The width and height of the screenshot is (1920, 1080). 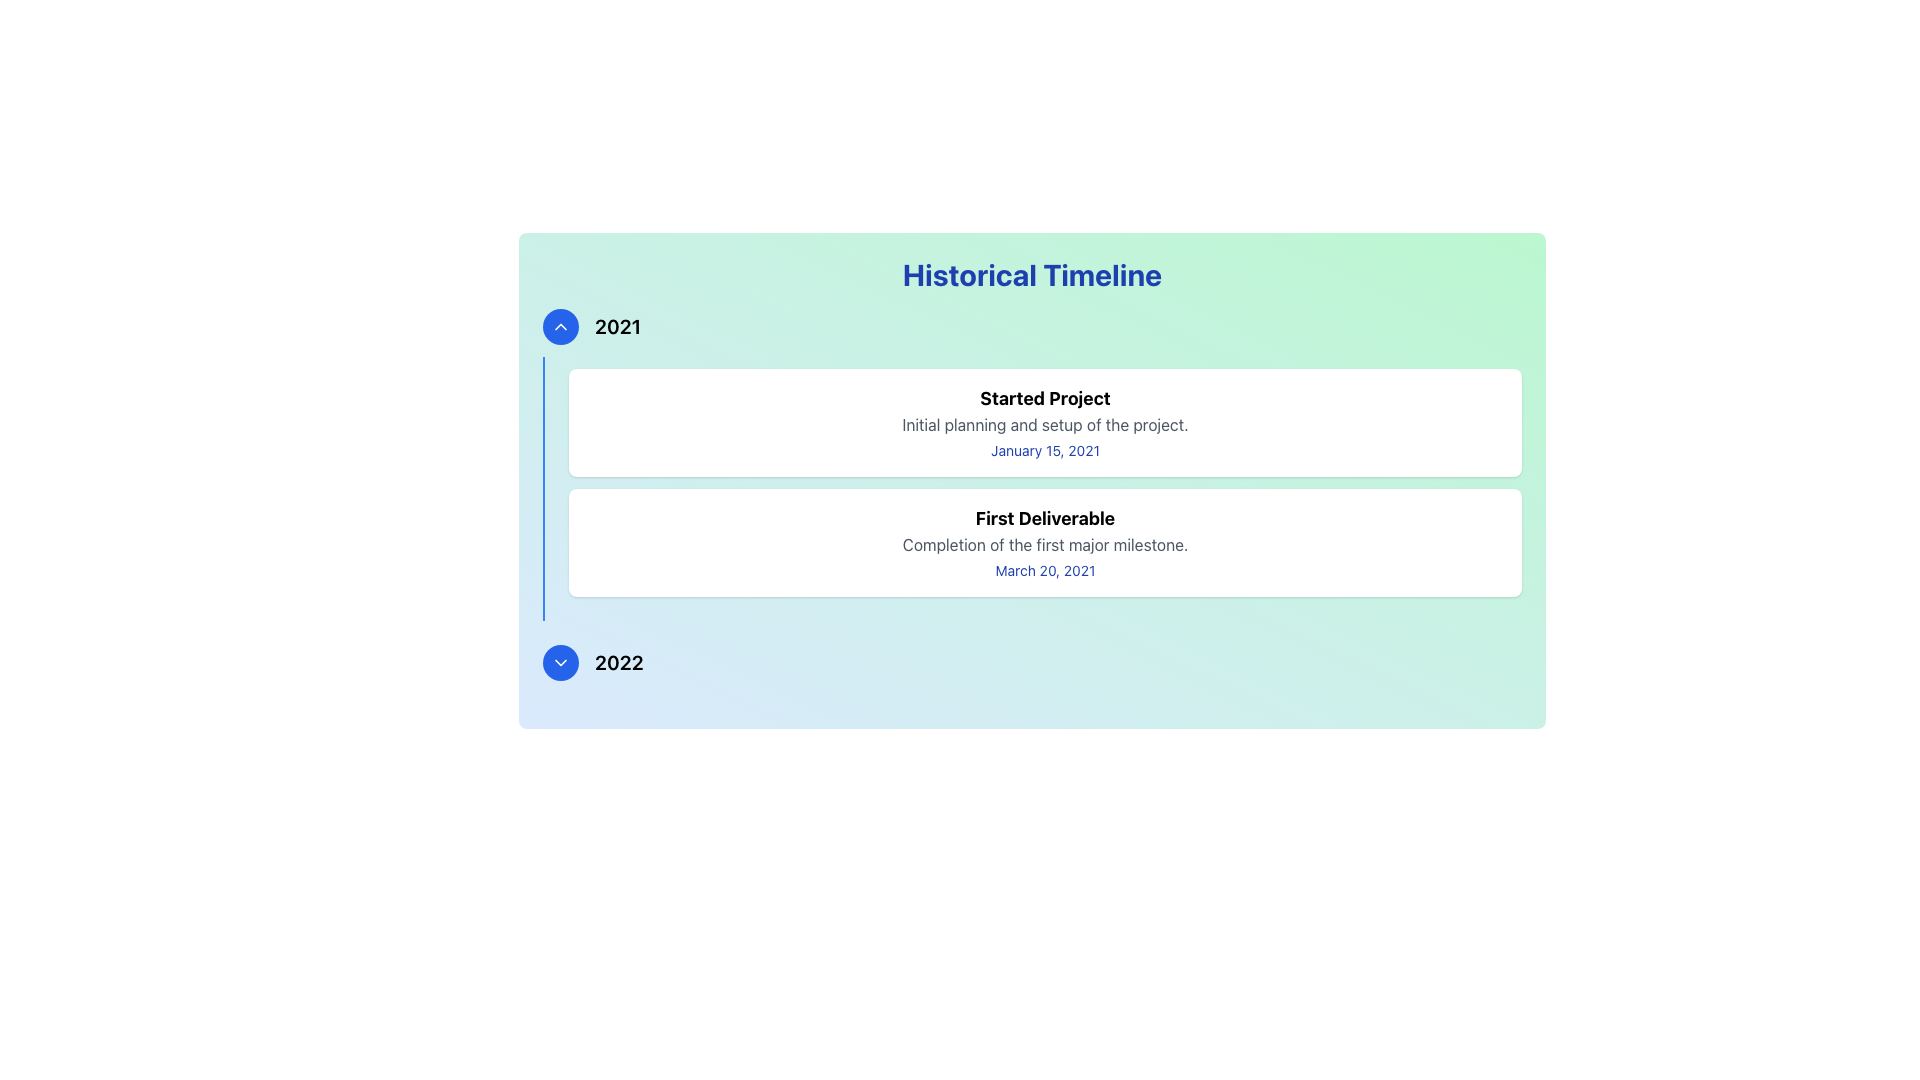 What do you see at coordinates (1044, 398) in the screenshot?
I see `the title text of the project milestone located at the upper part of the card in the historical timeline, which is positioned below the '2021' label` at bounding box center [1044, 398].